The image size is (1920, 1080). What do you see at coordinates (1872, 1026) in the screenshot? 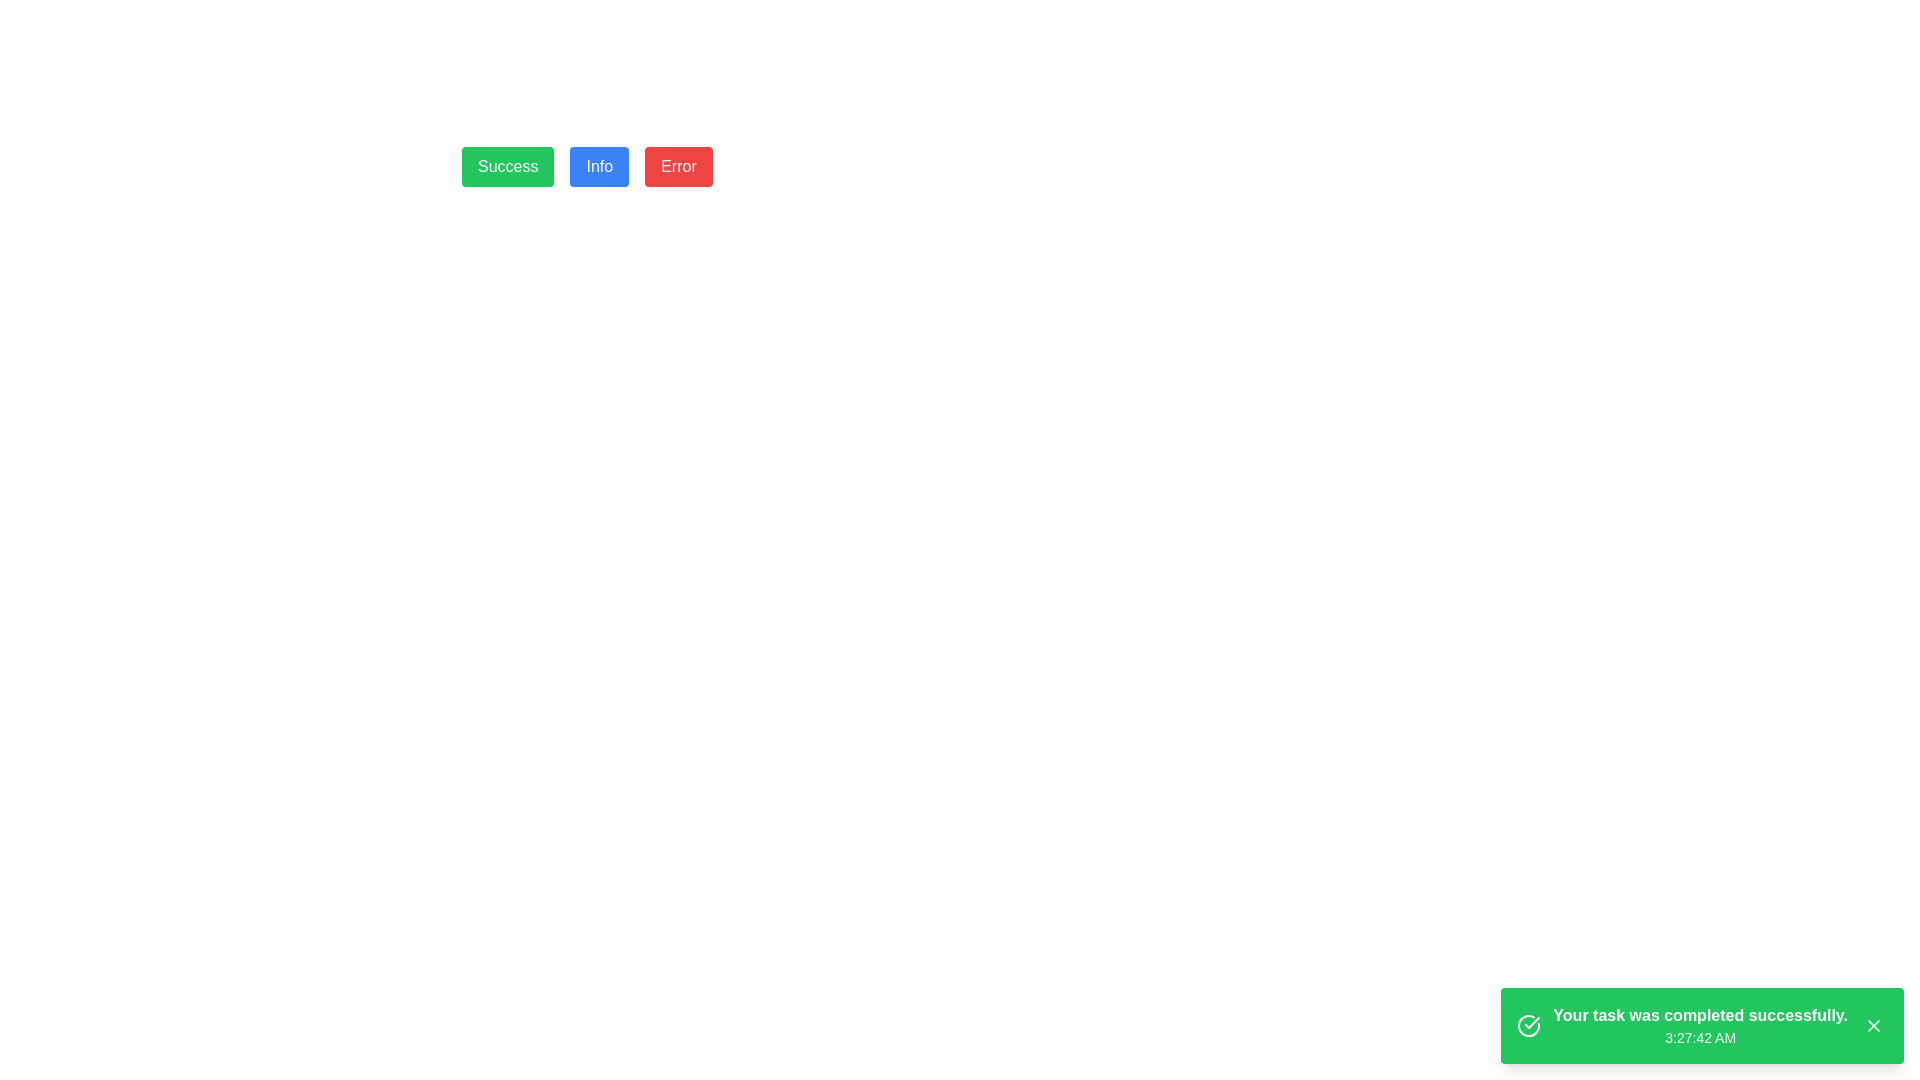
I see `the button located in the bottom-right corner of the green notification message box` at bounding box center [1872, 1026].